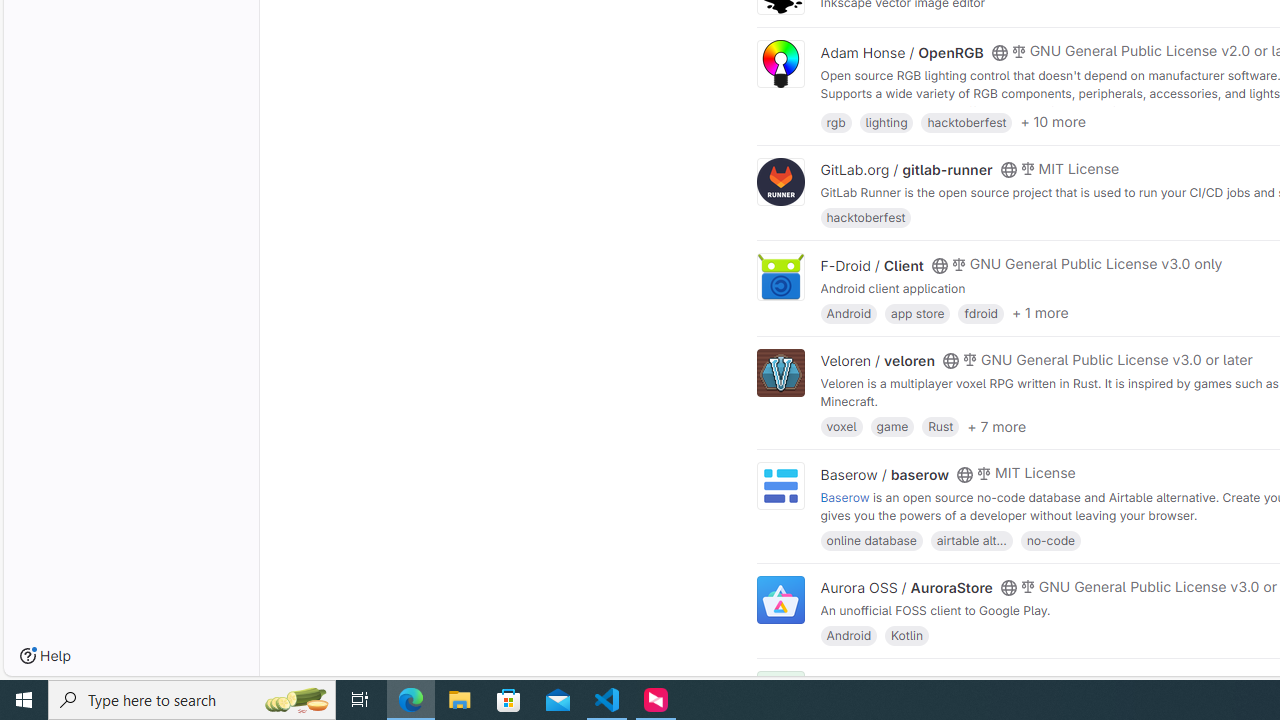 This screenshot has height=720, width=1280. I want to click on 'online database', so click(871, 538).